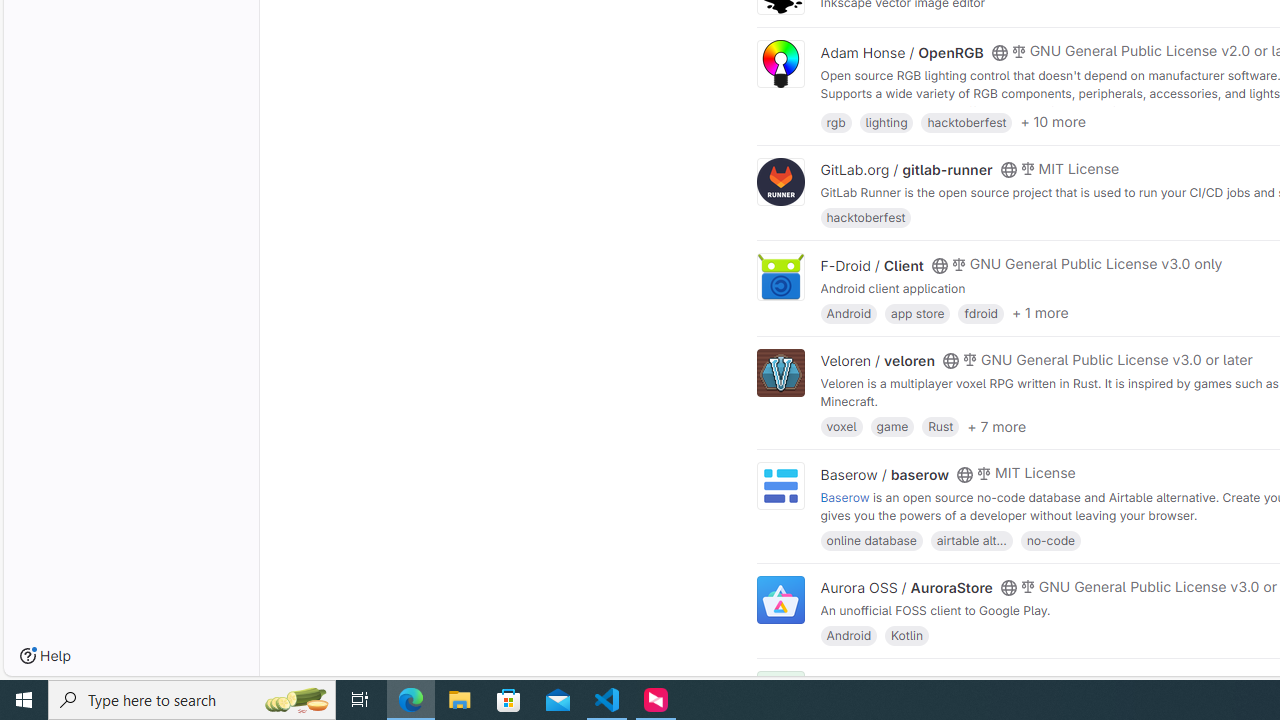 This screenshot has height=720, width=1280. I want to click on 'online database', so click(871, 538).